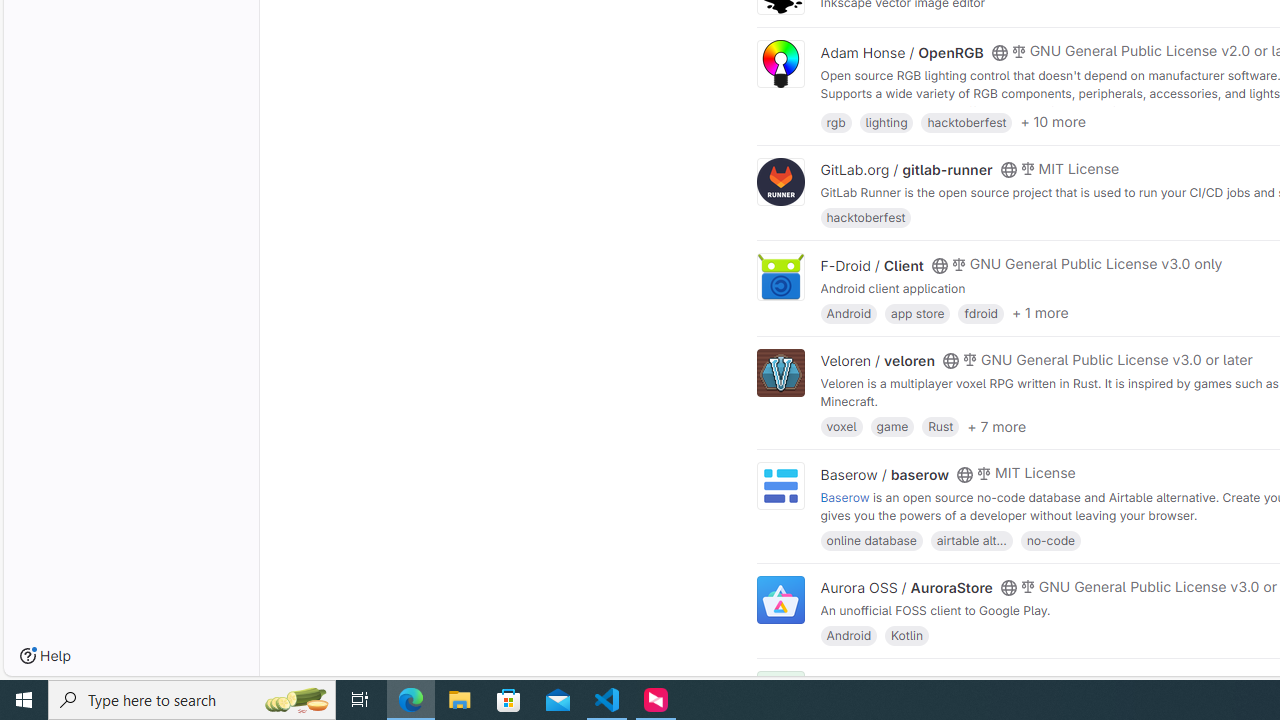 This screenshot has height=720, width=1280. I want to click on 'online database', so click(871, 538).